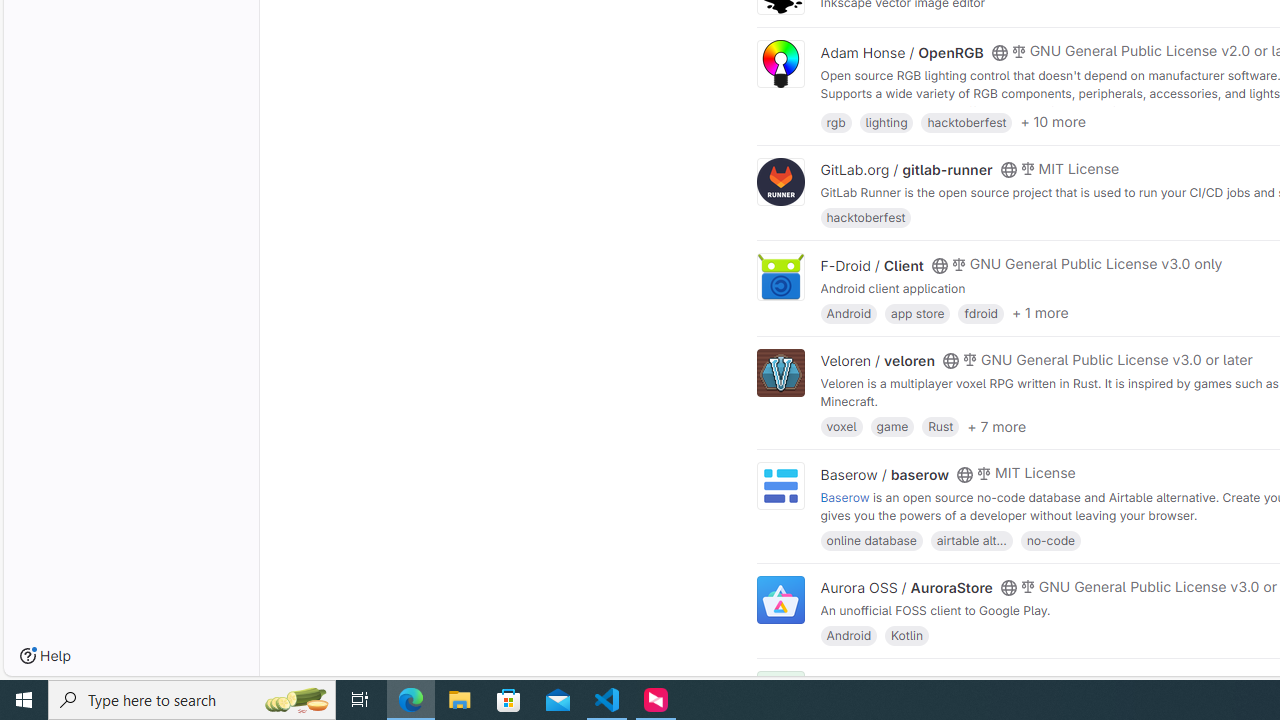 This screenshot has height=720, width=1280. I want to click on 'online database', so click(871, 538).